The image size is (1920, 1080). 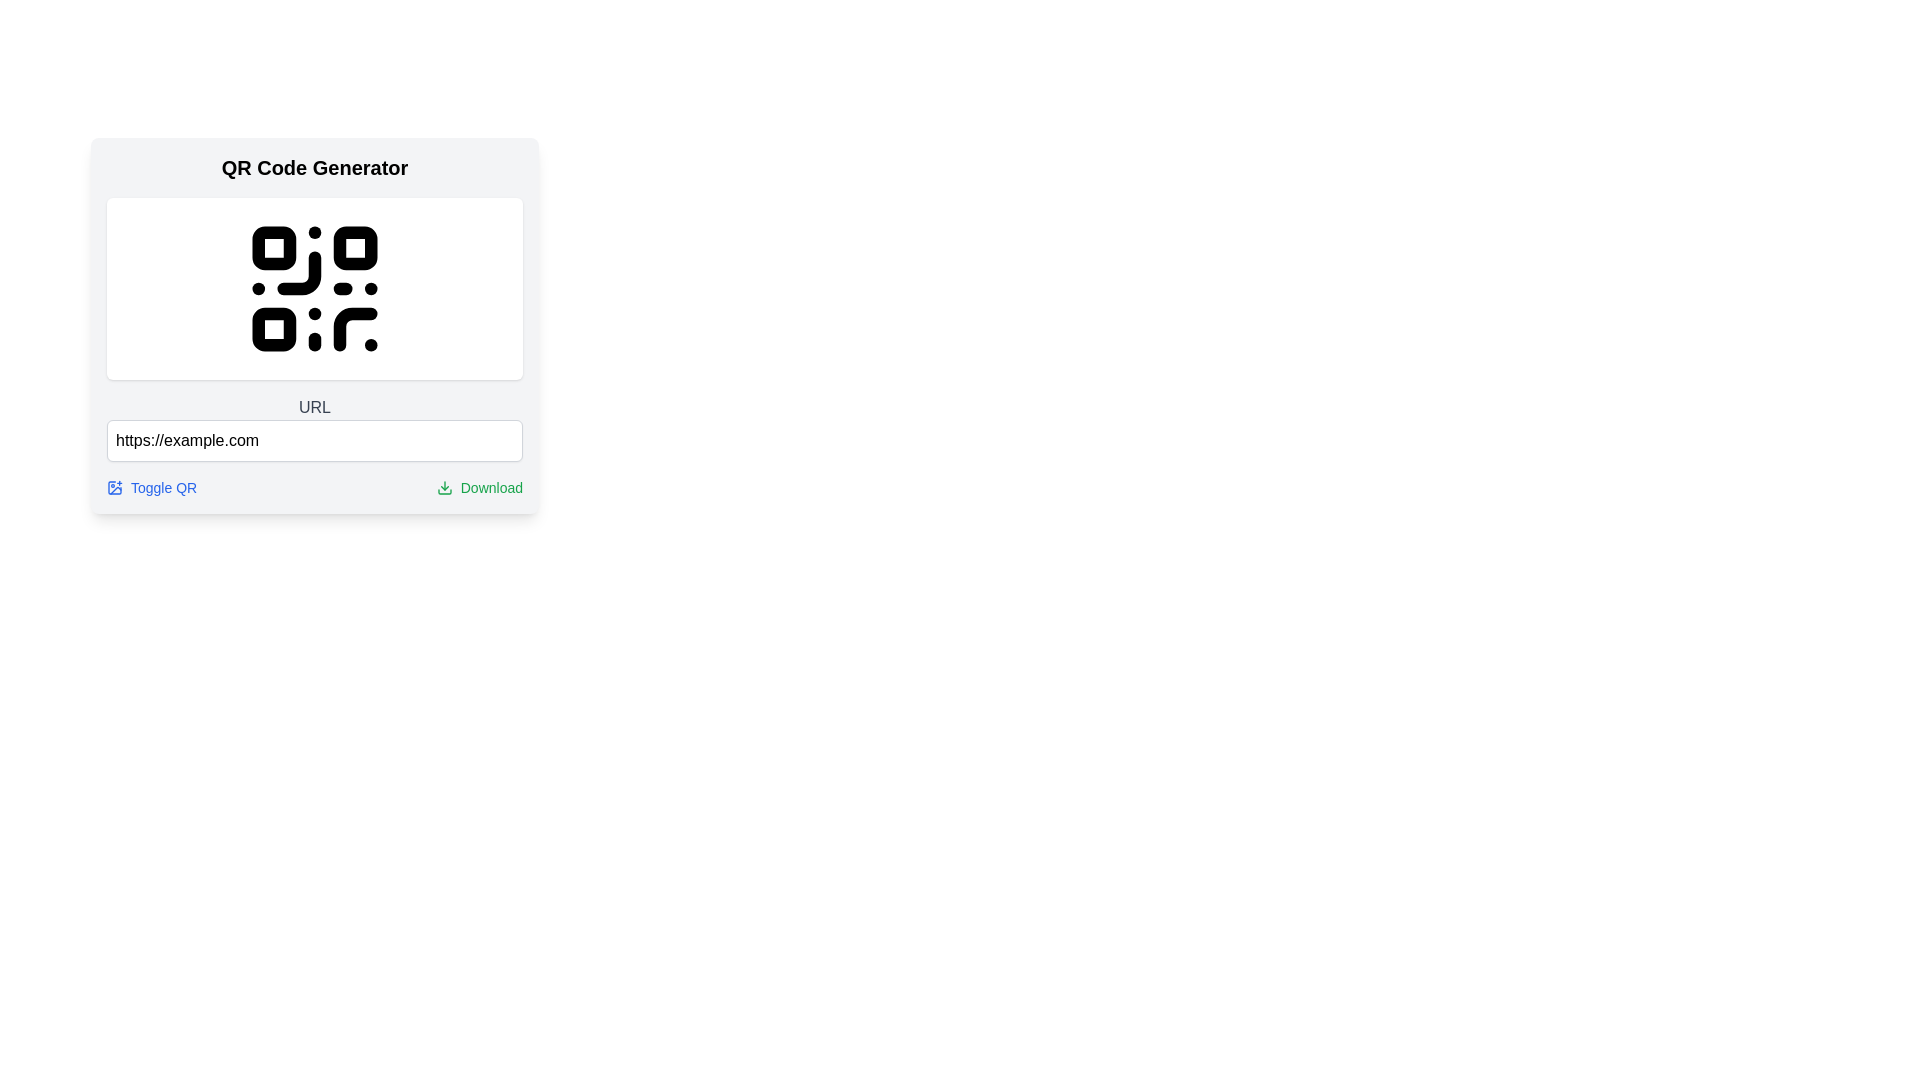 I want to click on the text-based hyperlink that toggles the visibility of the QR code display feature, located below the URL input field and before the 'Download' button, so click(x=164, y=488).